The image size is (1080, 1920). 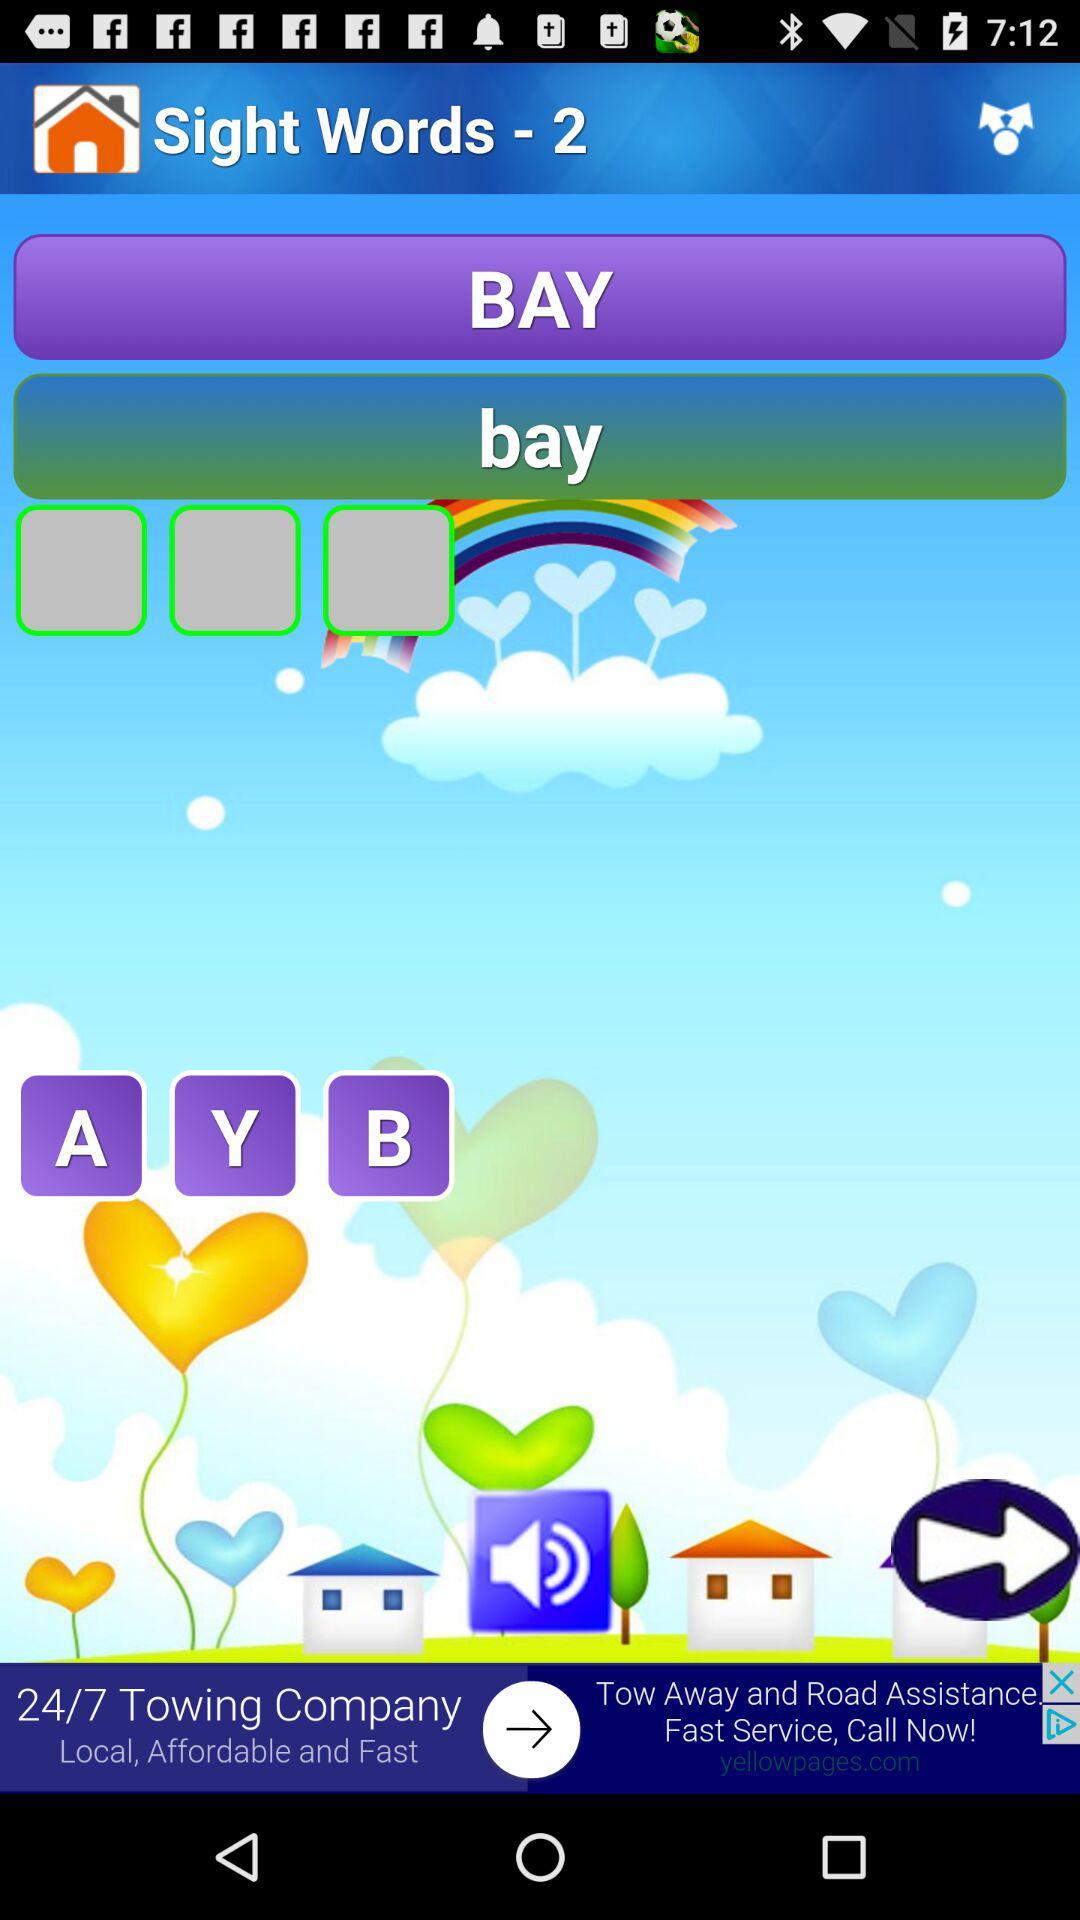 What do you see at coordinates (984, 1658) in the screenshot?
I see `the arrow_forward icon` at bounding box center [984, 1658].